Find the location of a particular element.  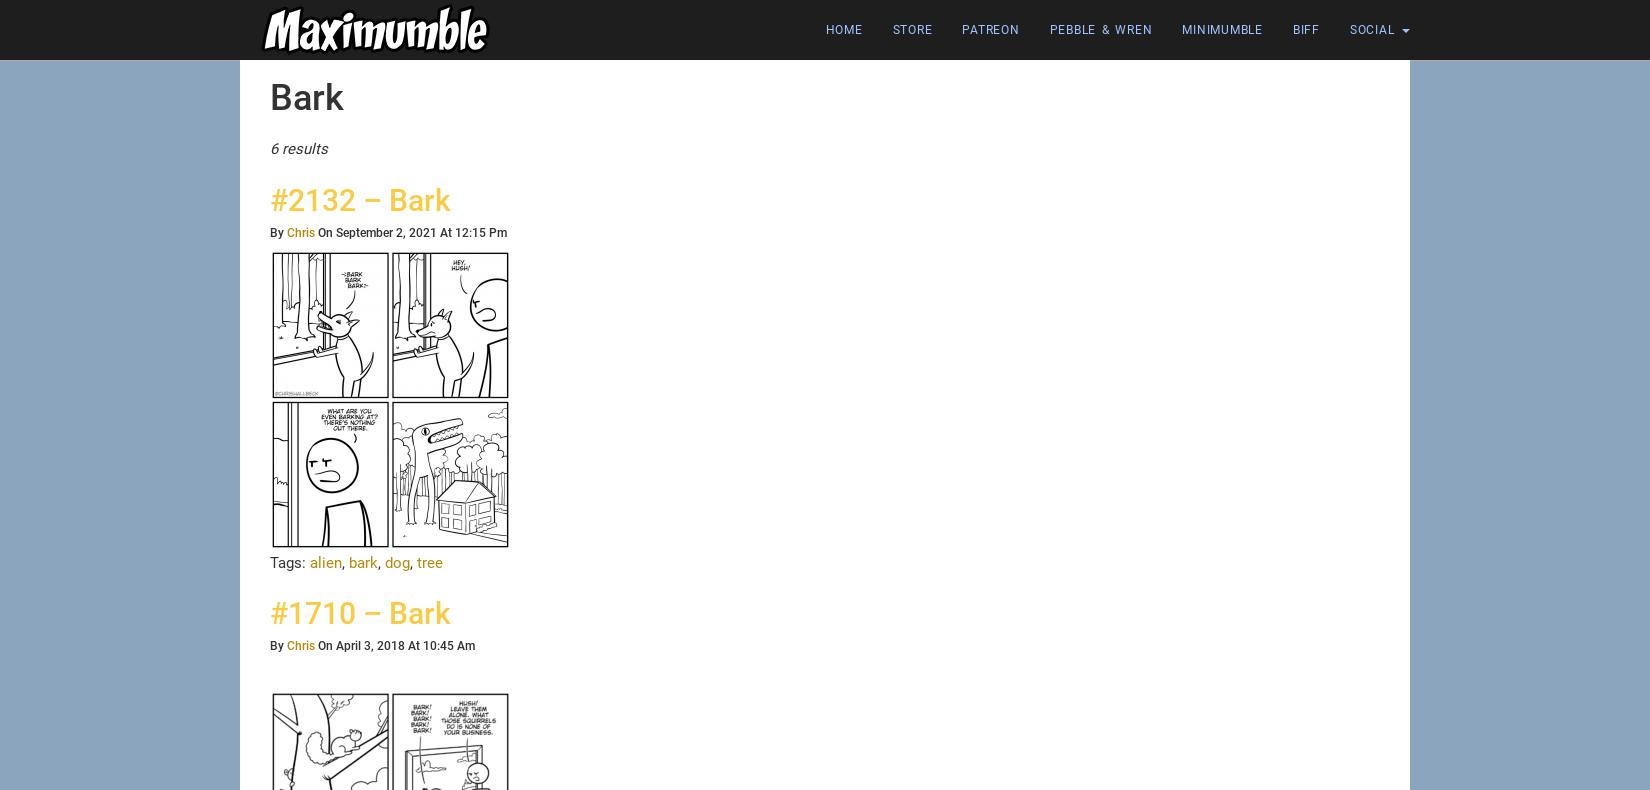

'#1710 – Bark' is located at coordinates (269, 613).